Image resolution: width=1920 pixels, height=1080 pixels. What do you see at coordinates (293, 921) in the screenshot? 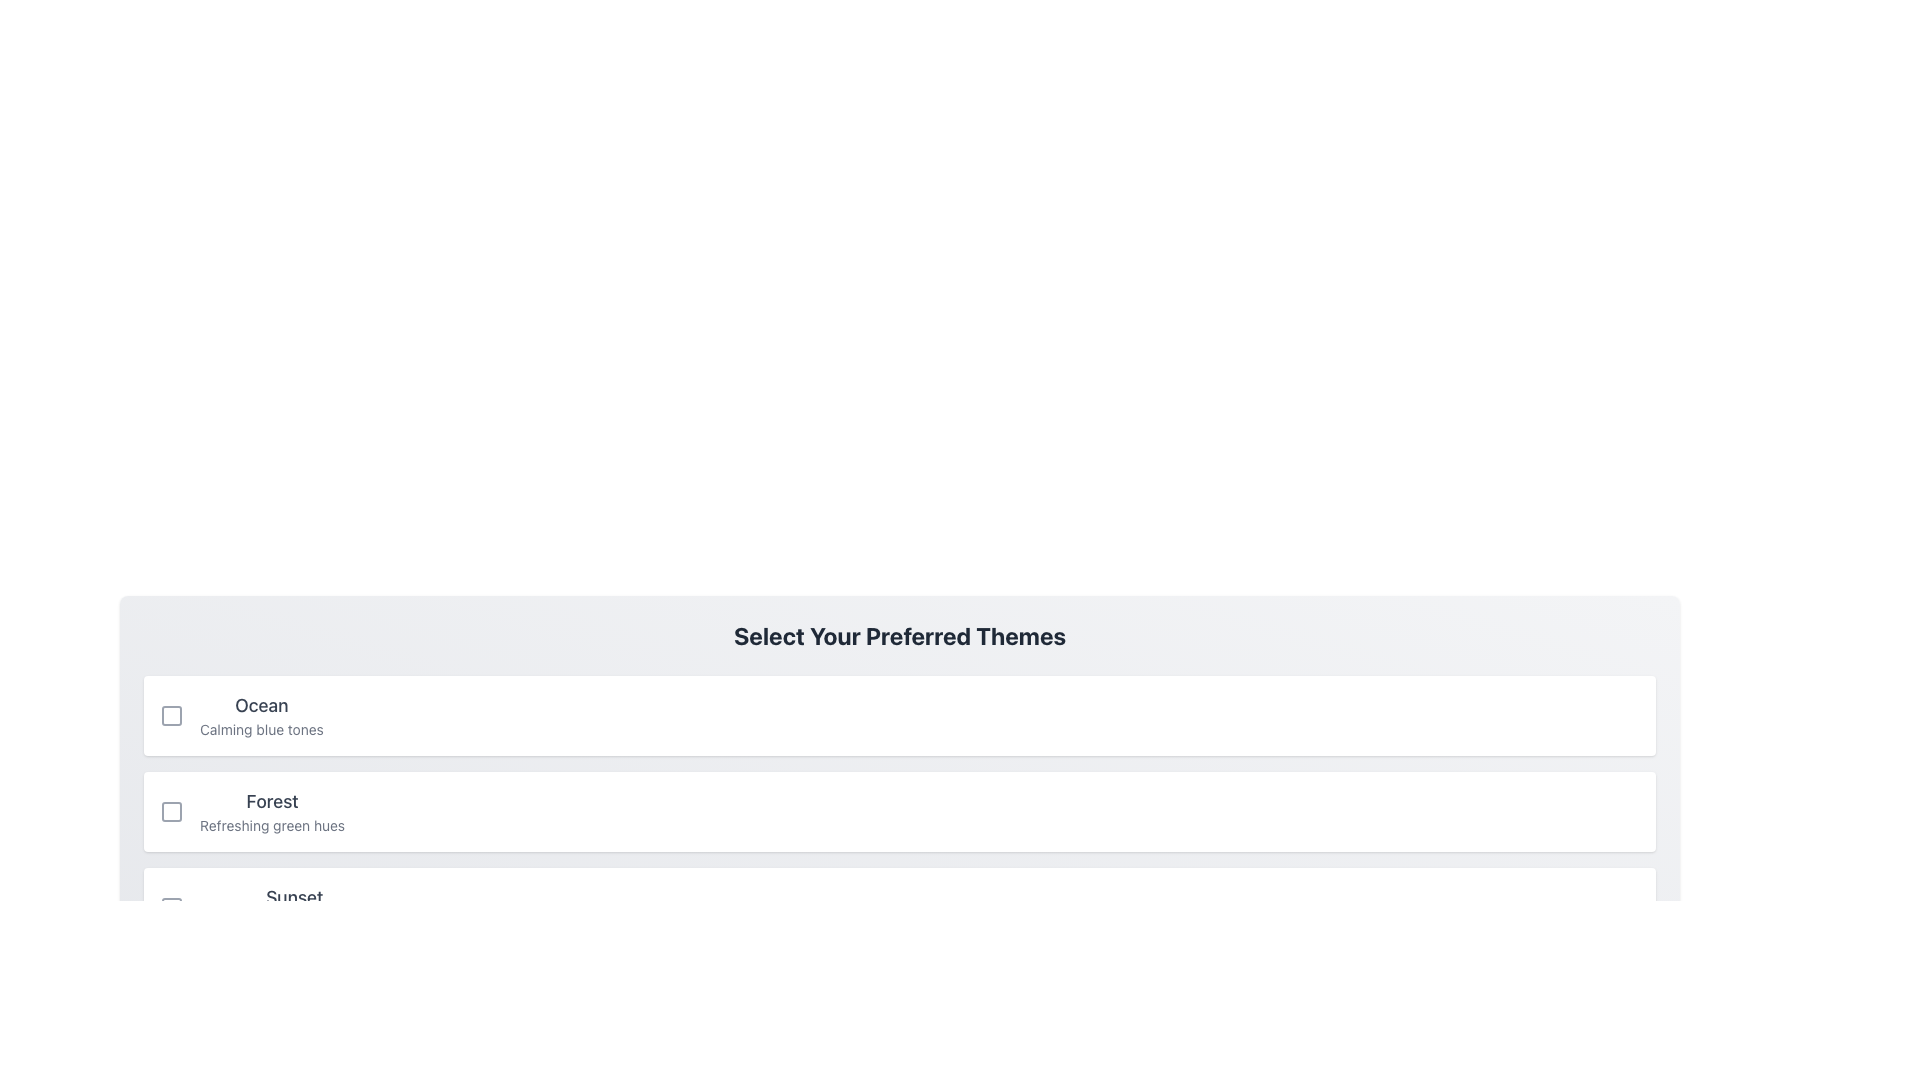
I see `the Text Label that displays 'Warm red and orange shades', which is styled in a small light gray font and positioned beneath the title 'Sunset'` at bounding box center [293, 921].